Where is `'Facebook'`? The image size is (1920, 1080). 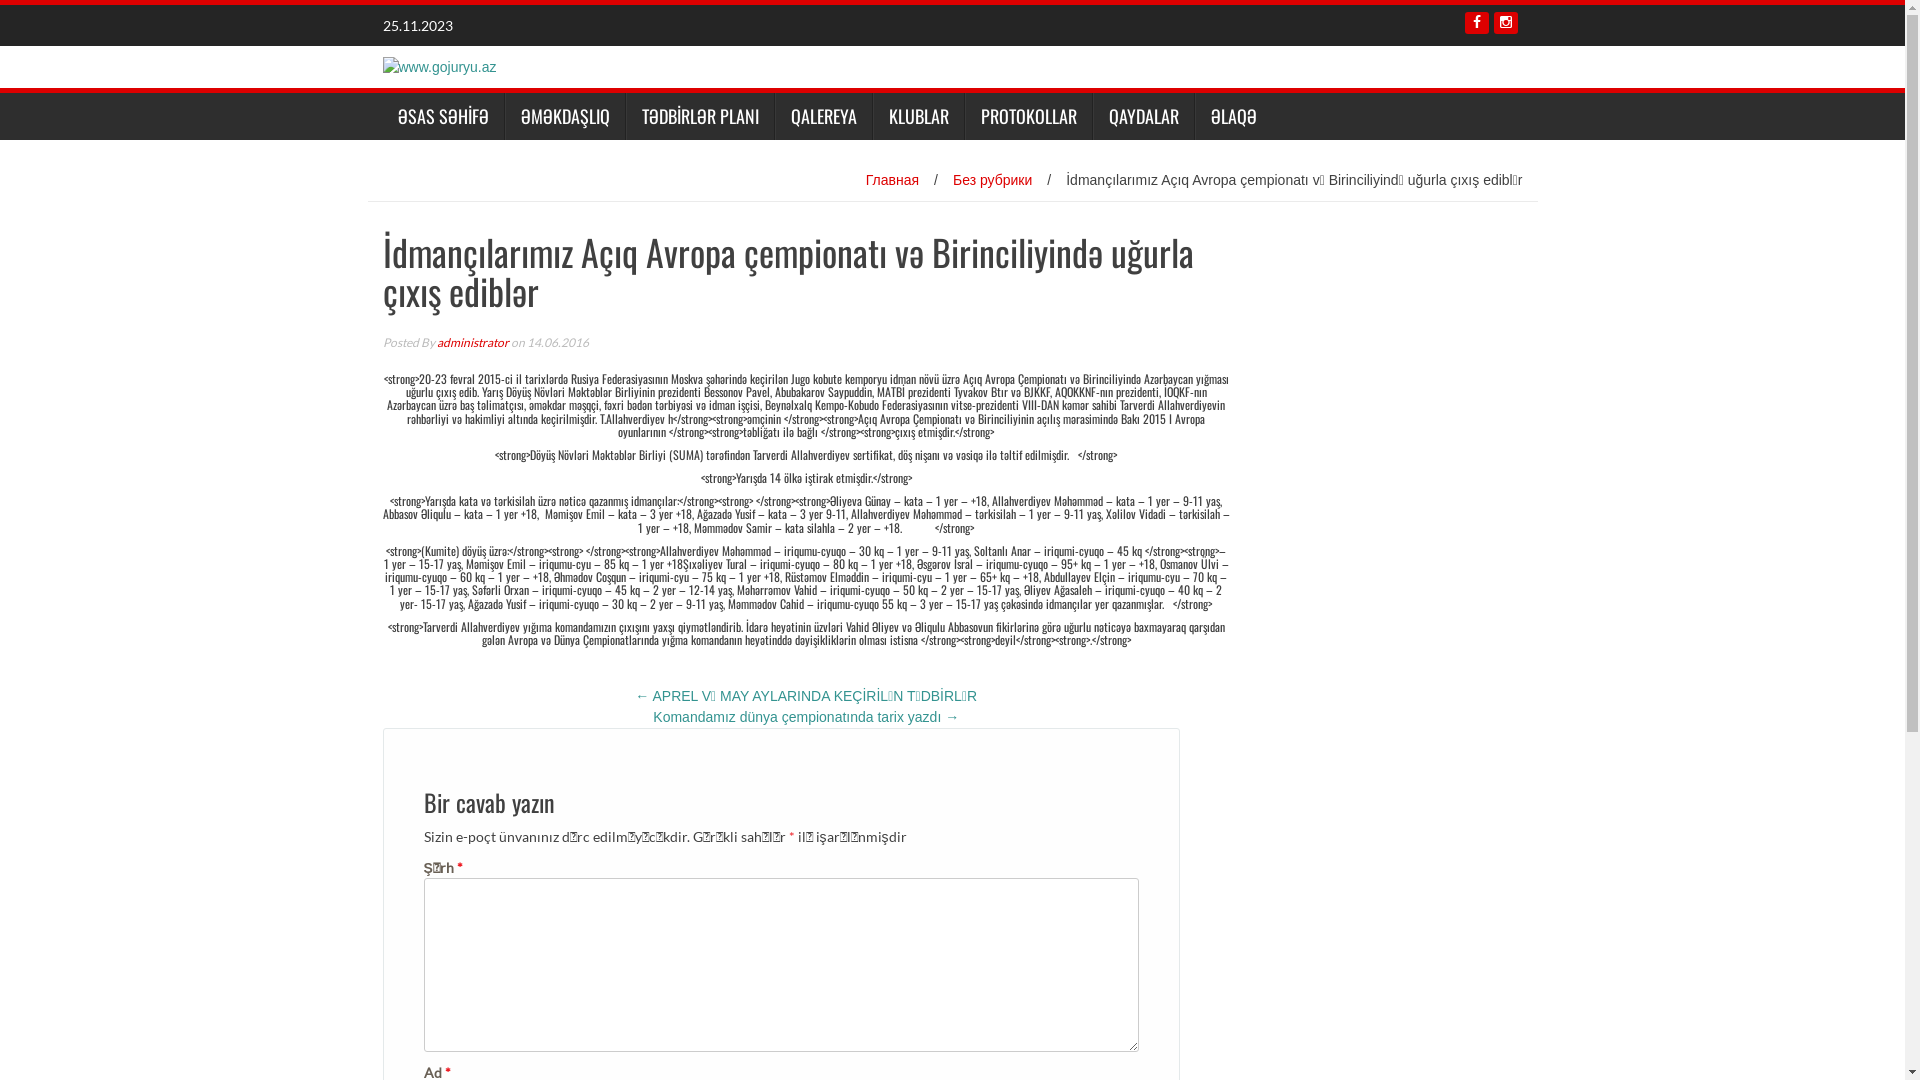 'Facebook' is located at coordinates (1476, 23).